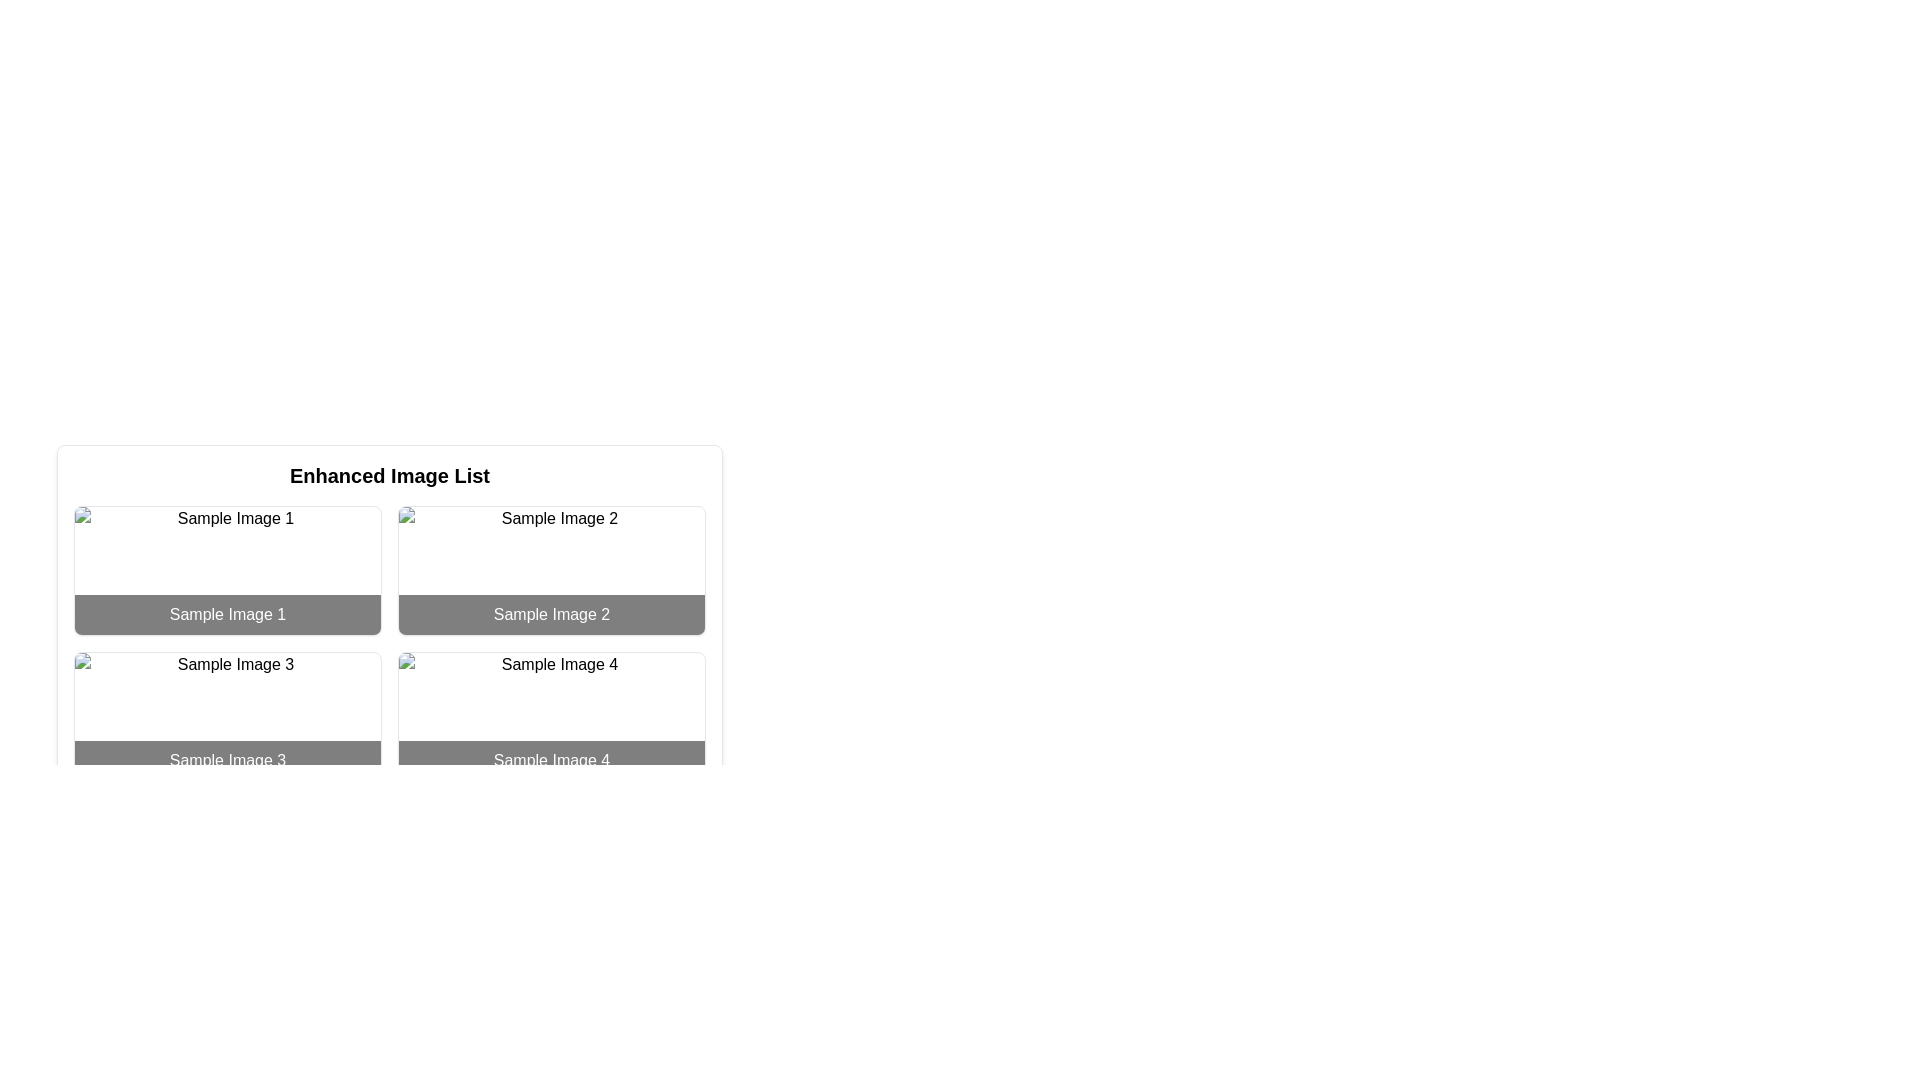 The width and height of the screenshot is (1920, 1080). Describe the element at coordinates (227, 613) in the screenshot. I see `the Text label overlay that provides the title 'Sample Image 1', which is positioned as the bottom overlay covering part of the associated image in the first item of a grid or list` at that location.